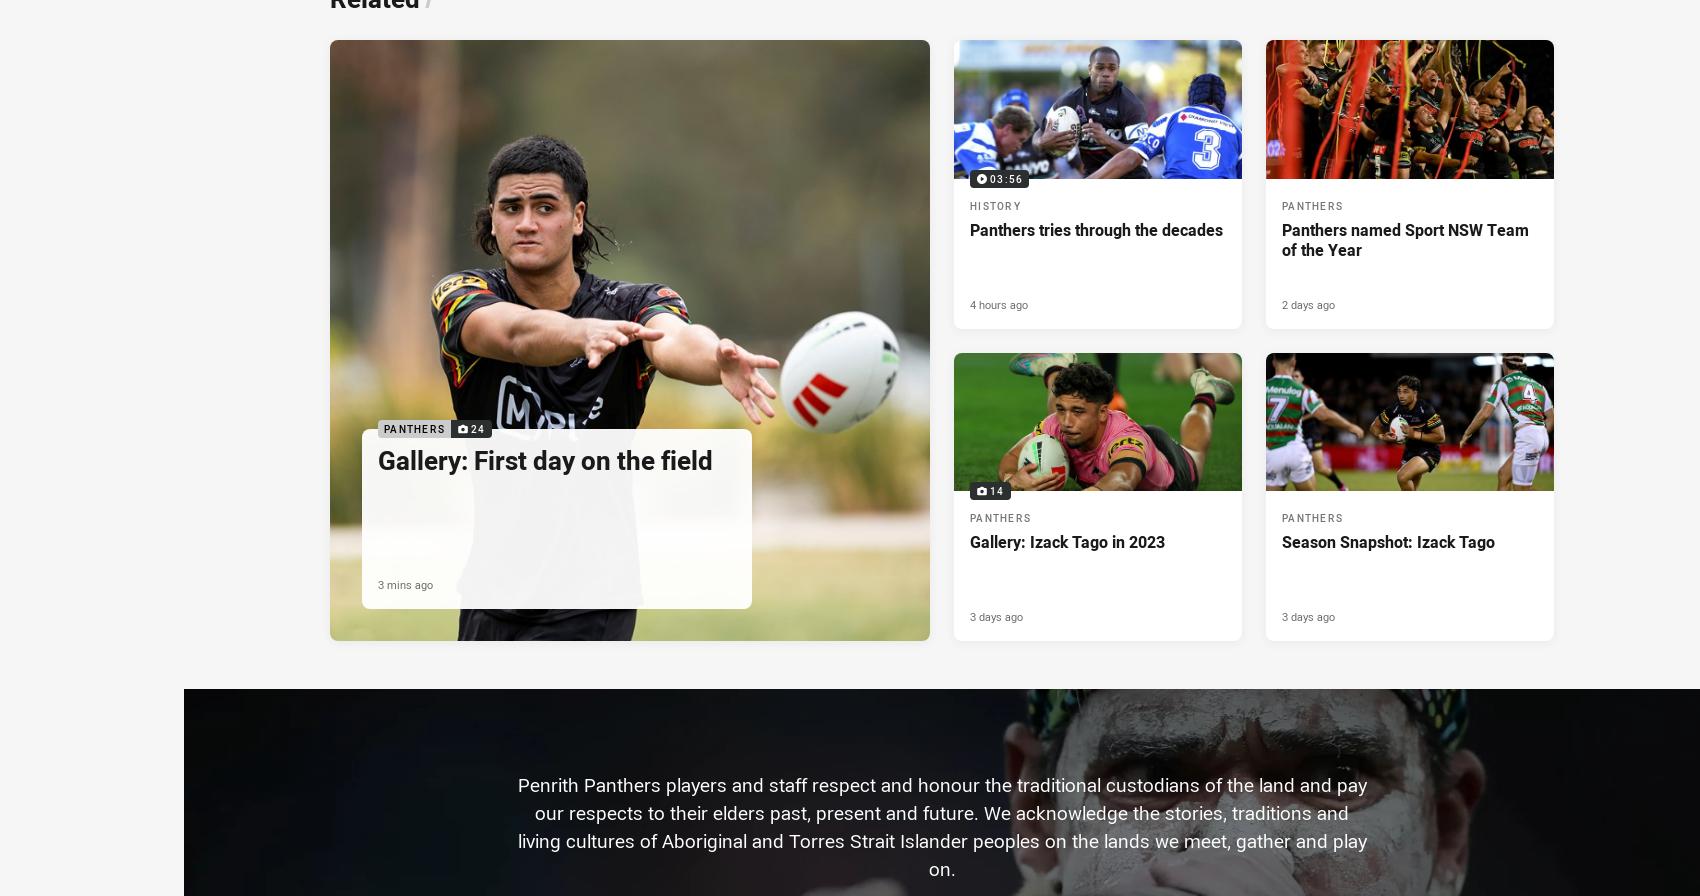 The width and height of the screenshot is (1700, 896). What do you see at coordinates (994, 205) in the screenshot?
I see `'History'` at bounding box center [994, 205].